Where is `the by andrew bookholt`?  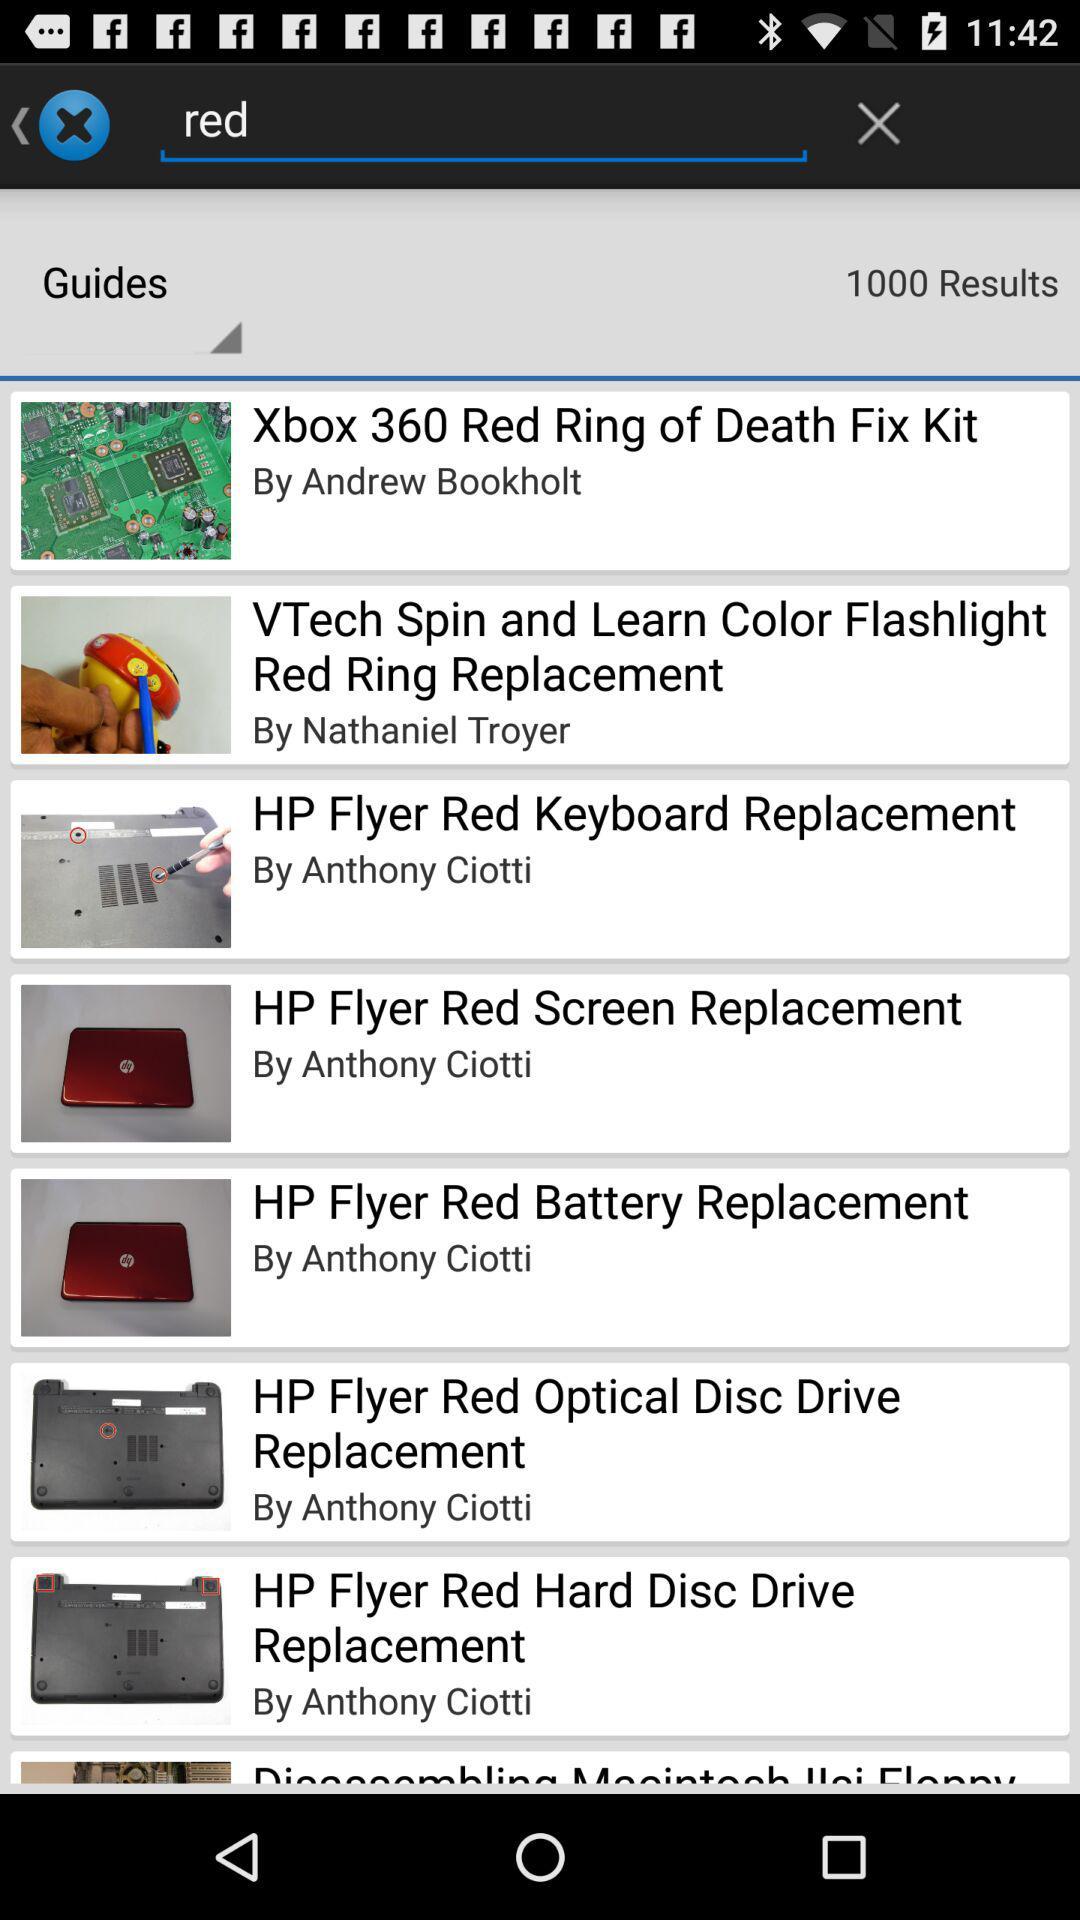 the by andrew bookholt is located at coordinates (415, 480).